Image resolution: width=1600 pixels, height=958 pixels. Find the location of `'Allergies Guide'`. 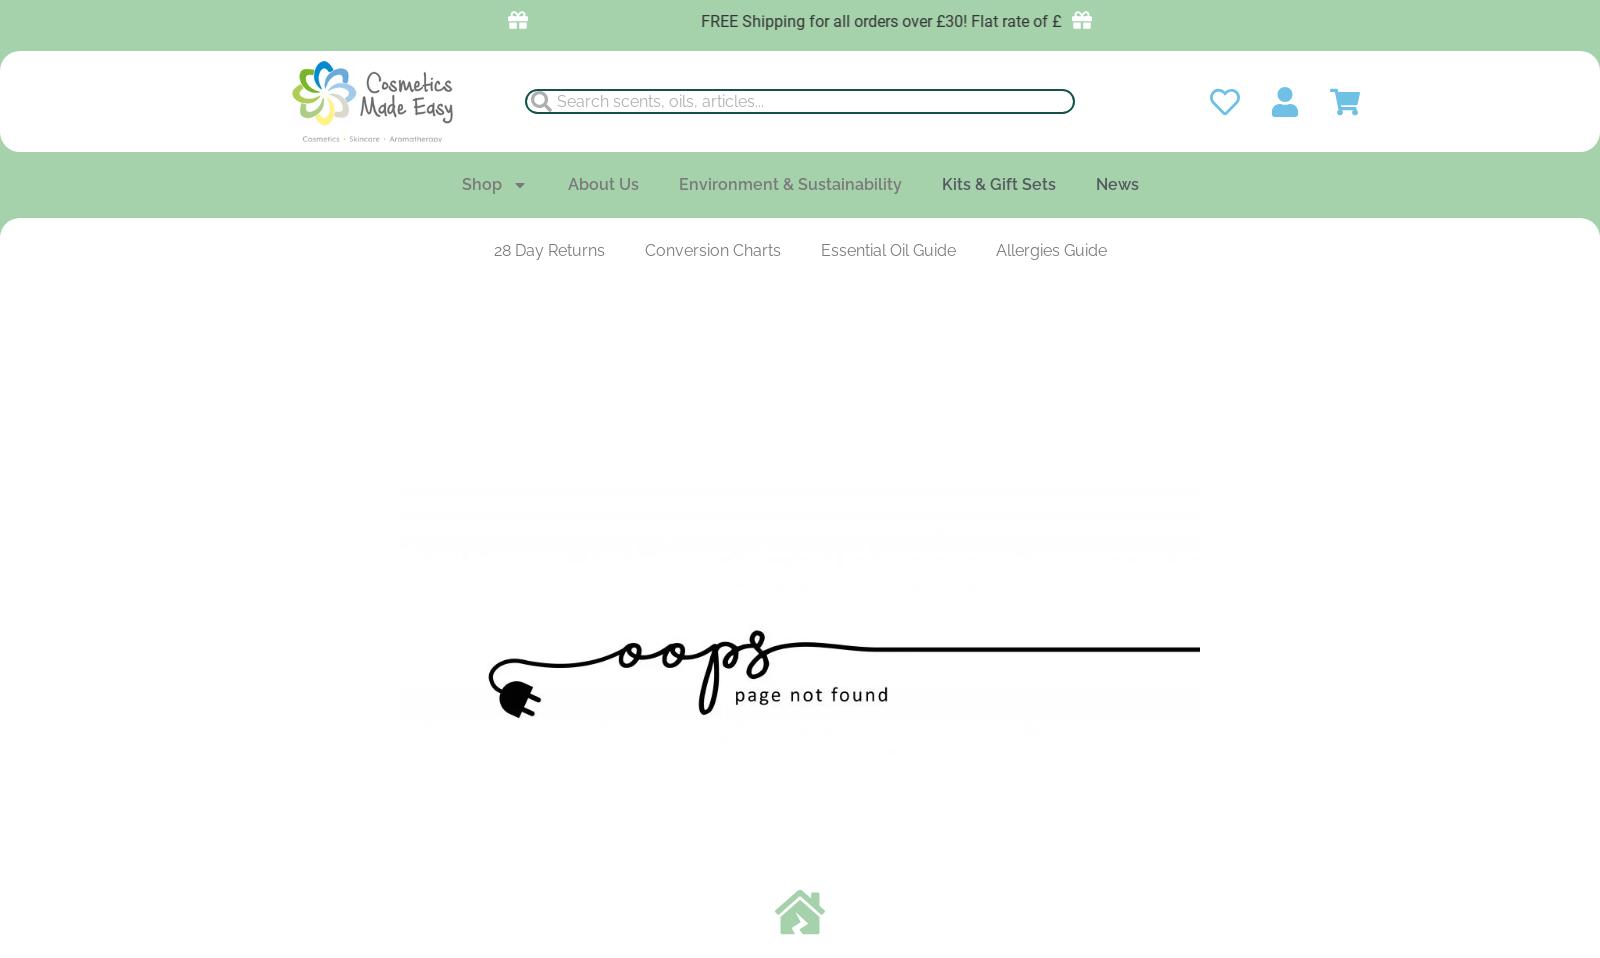

'Allergies Guide' is located at coordinates (1050, 250).